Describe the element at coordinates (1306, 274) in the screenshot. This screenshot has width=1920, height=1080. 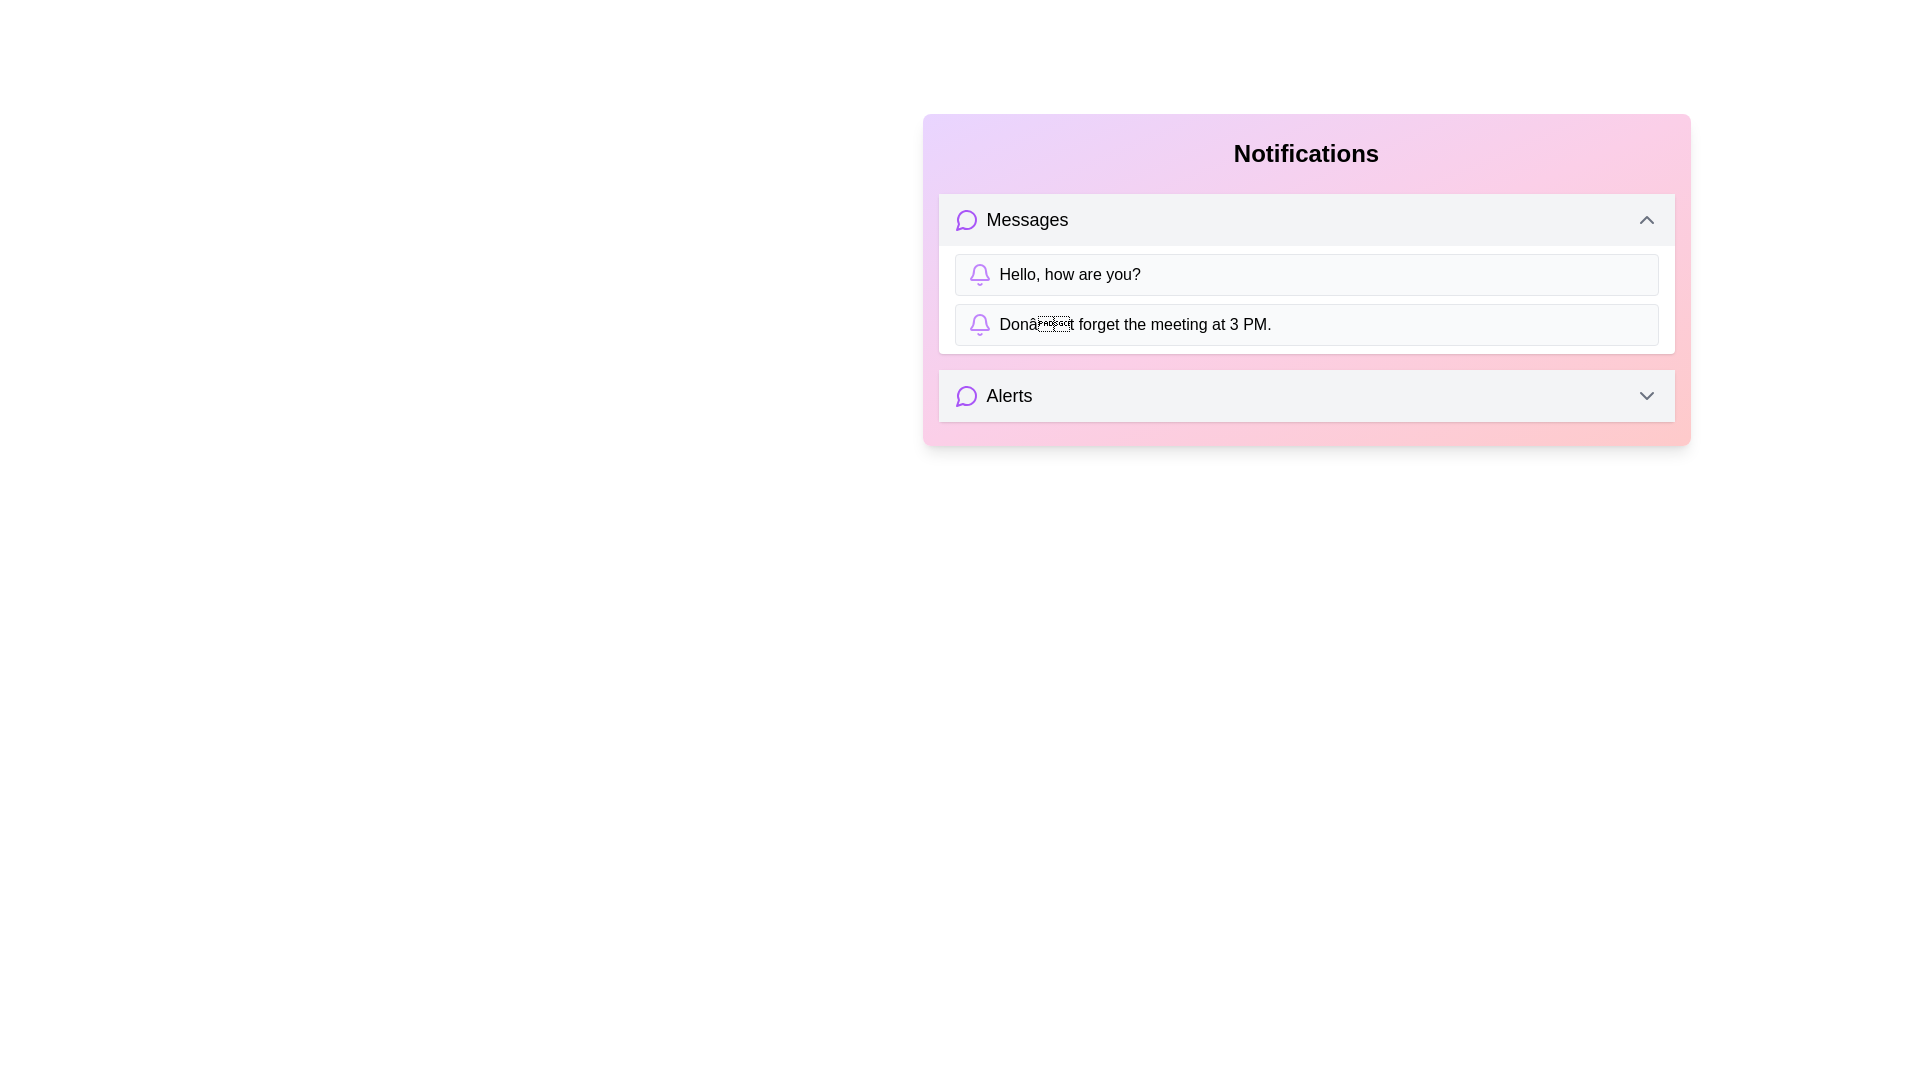
I see `the notification titled 'Hello, how are you?'` at that location.